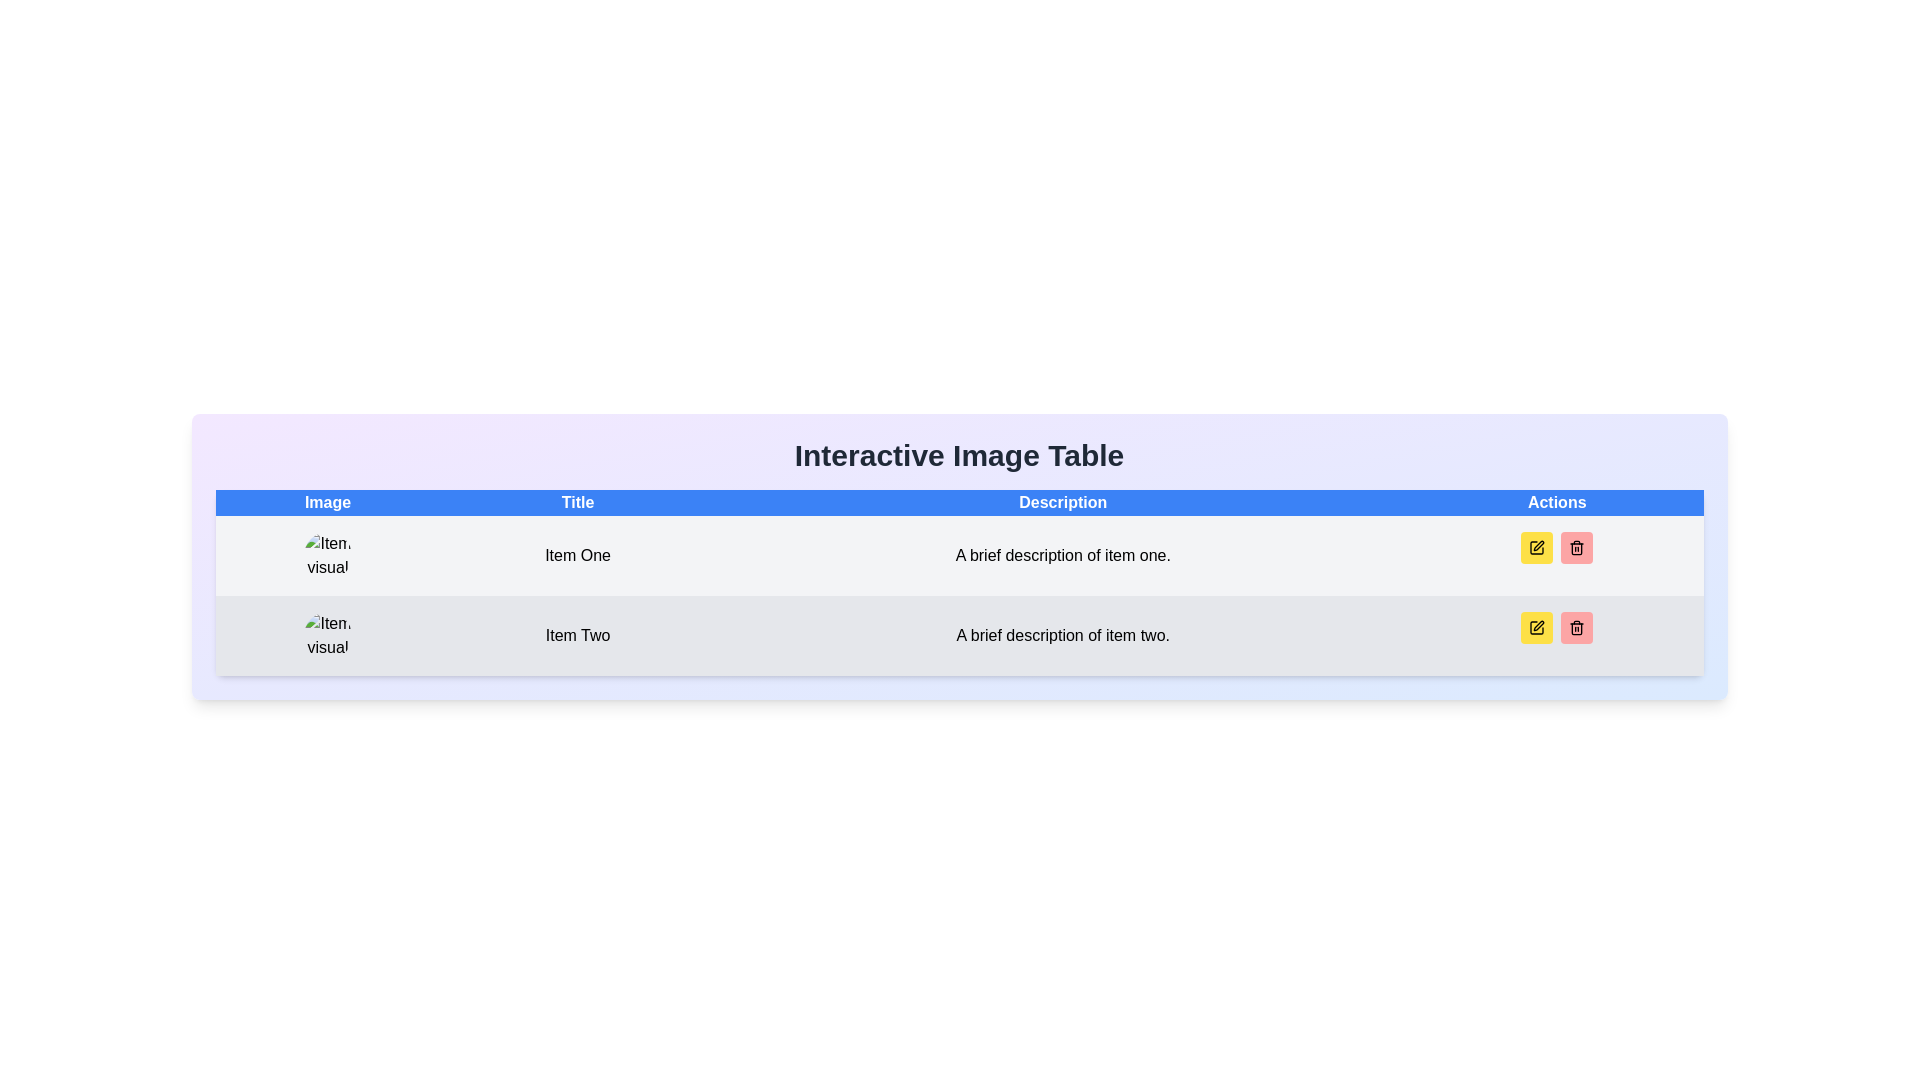 The height and width of the screenshot is (1080, 1920). I want to click on the edit icon button located in the 'Actions' column of the second row of the table to initiate editing the row content, so click(1536, 547).